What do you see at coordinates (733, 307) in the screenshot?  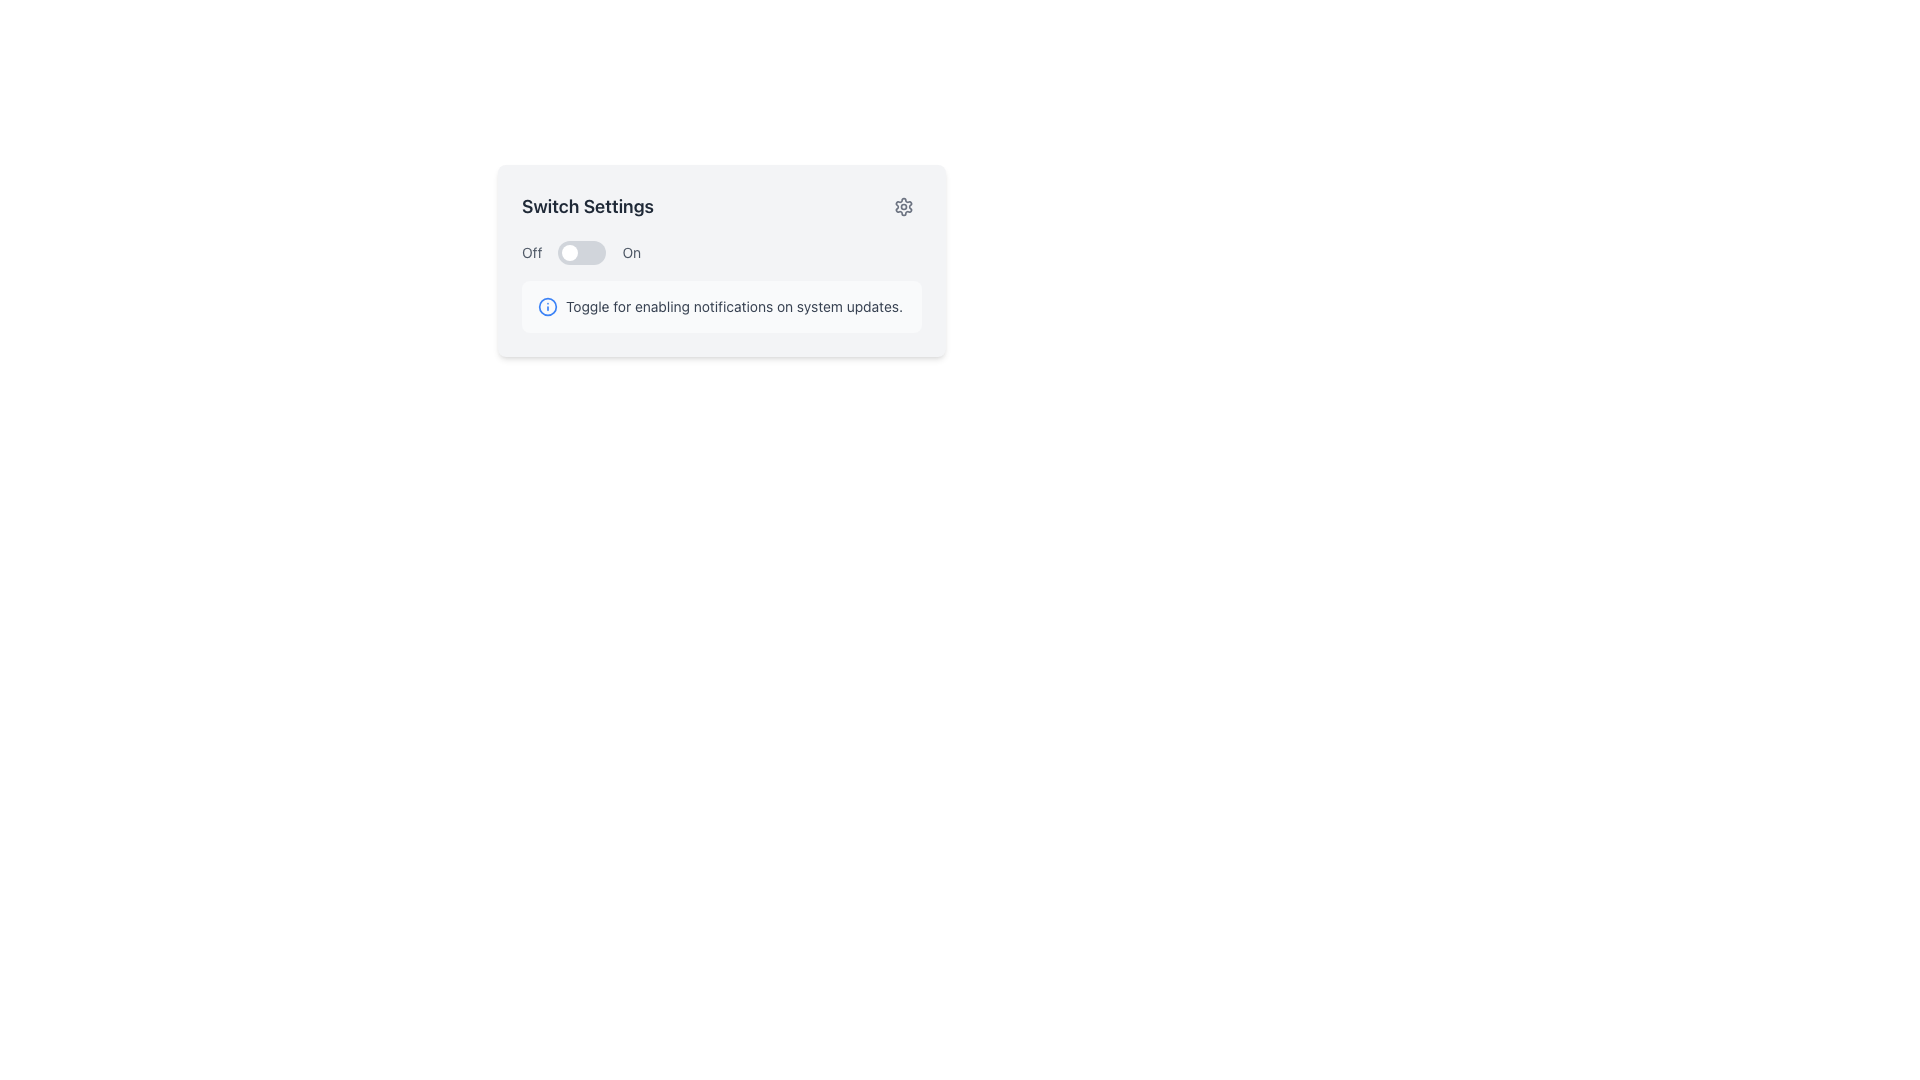 I see `the text label that reads 'Toggle for enabling notifications on system updates.' located in the lower half of the 'Switch Settings' section, which is adjacent to a blue question mark icon` at bounding box center [733, 307].